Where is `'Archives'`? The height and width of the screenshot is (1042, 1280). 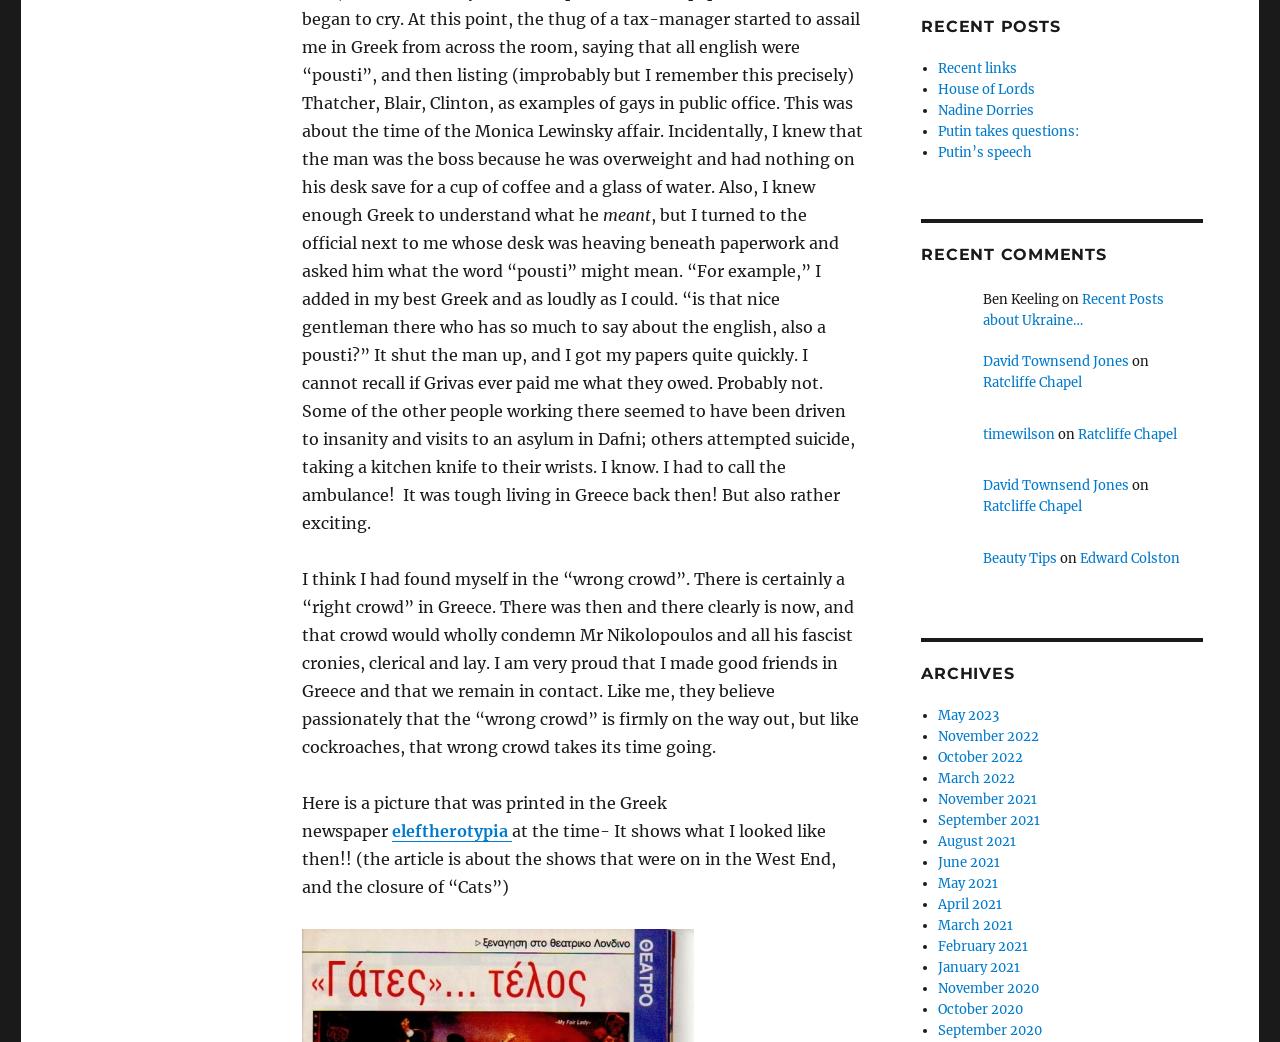
'Archives' is located at coordinates (967, 673).